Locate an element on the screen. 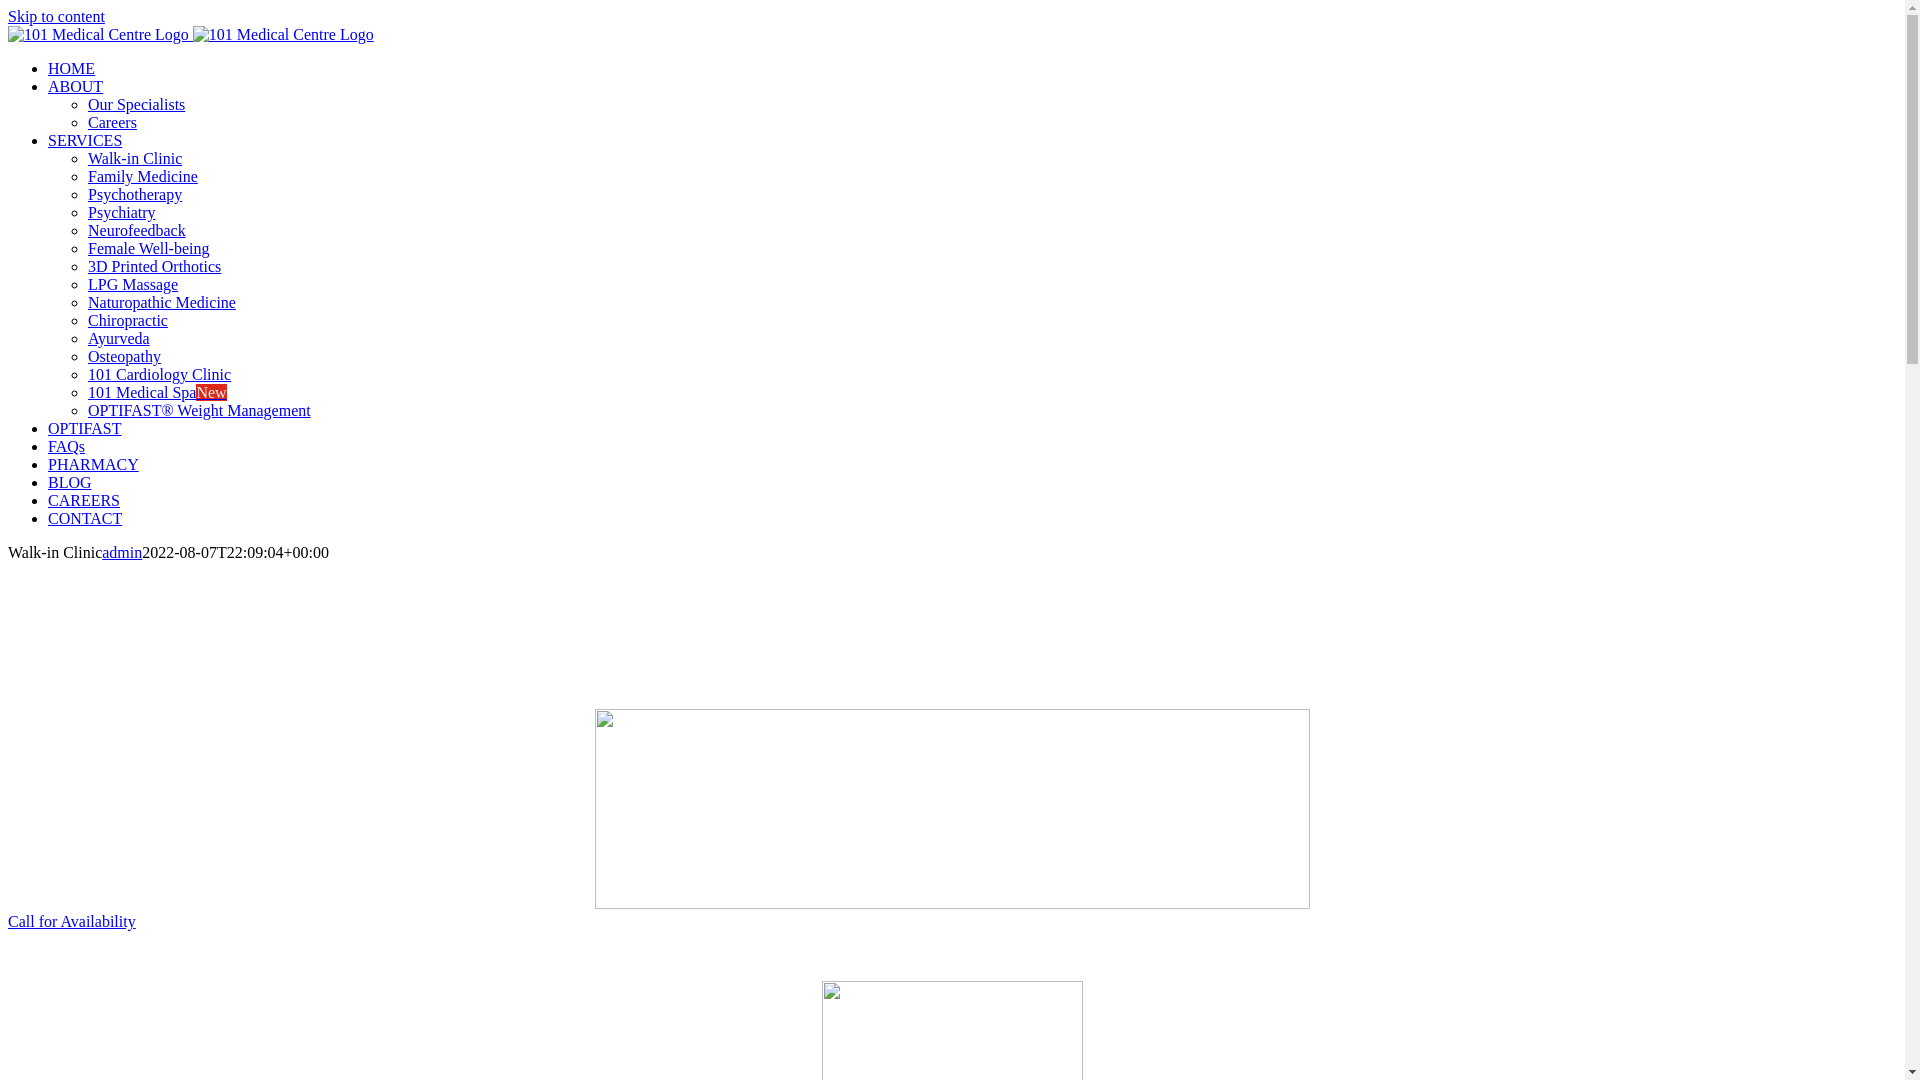  'Osteopathy' is located at coordinates (123, 355).